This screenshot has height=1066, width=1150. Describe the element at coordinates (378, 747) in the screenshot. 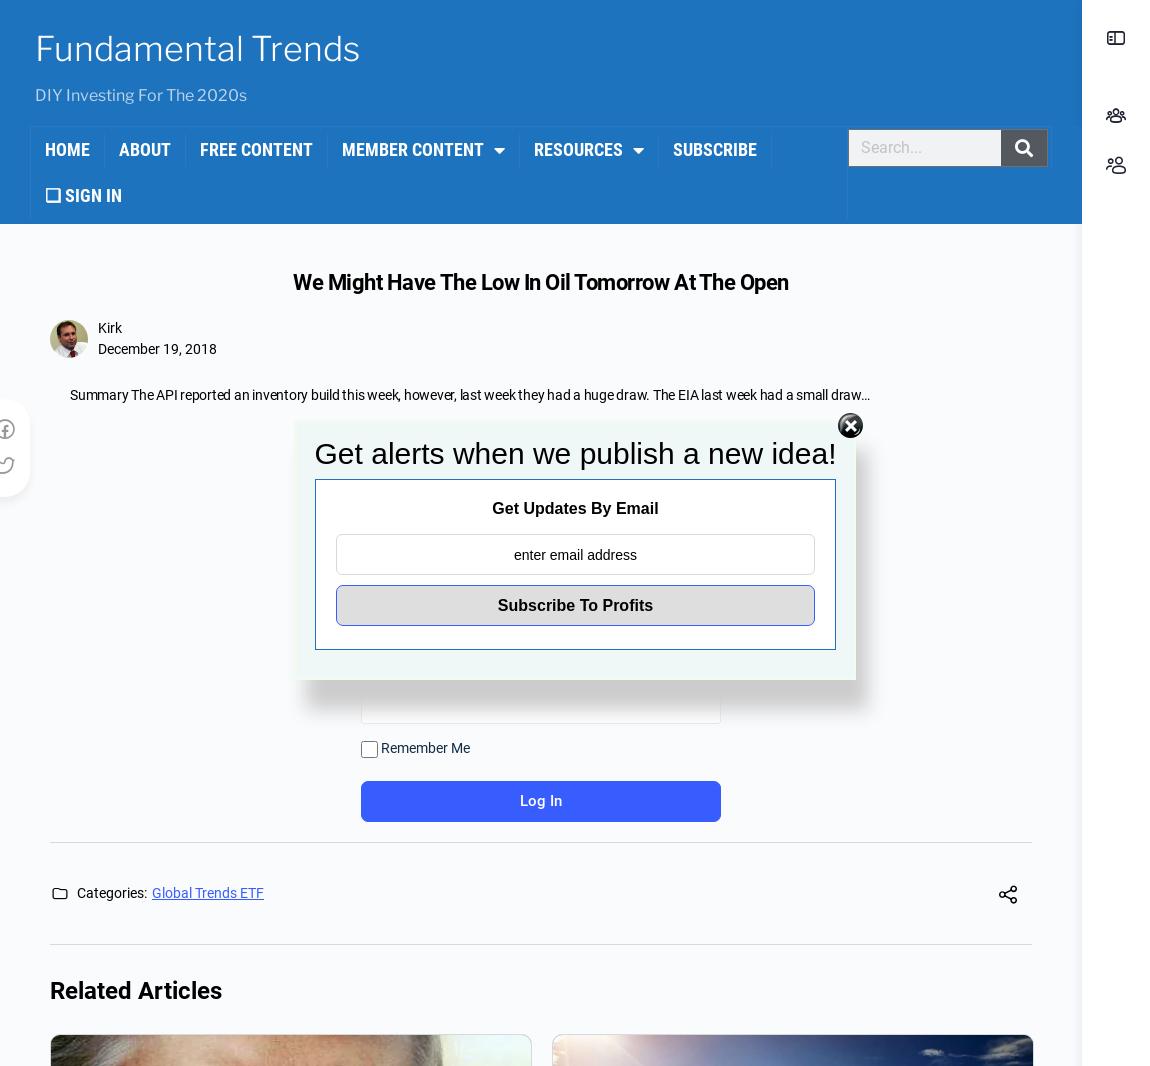

I see `'Remember Me'` at that location.